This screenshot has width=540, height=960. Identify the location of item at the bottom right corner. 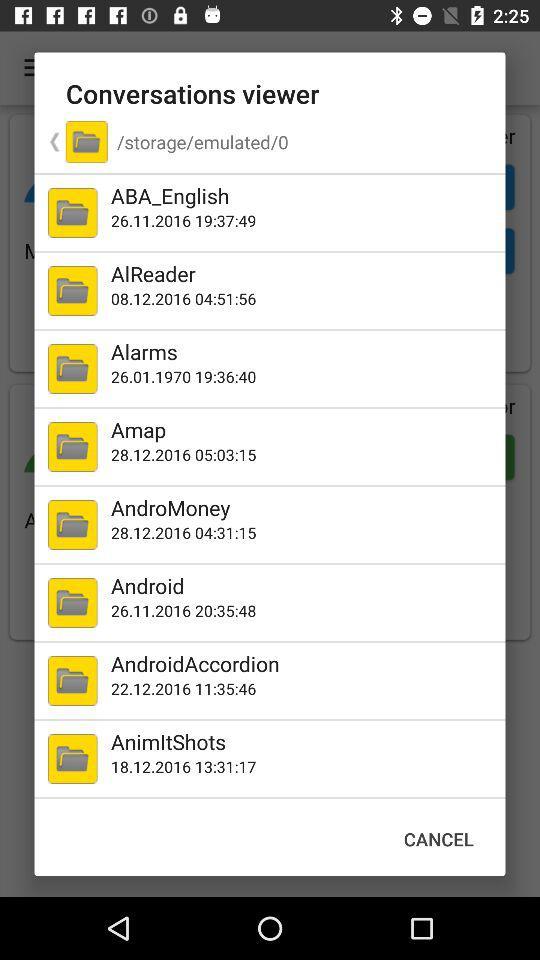
(437, 839).